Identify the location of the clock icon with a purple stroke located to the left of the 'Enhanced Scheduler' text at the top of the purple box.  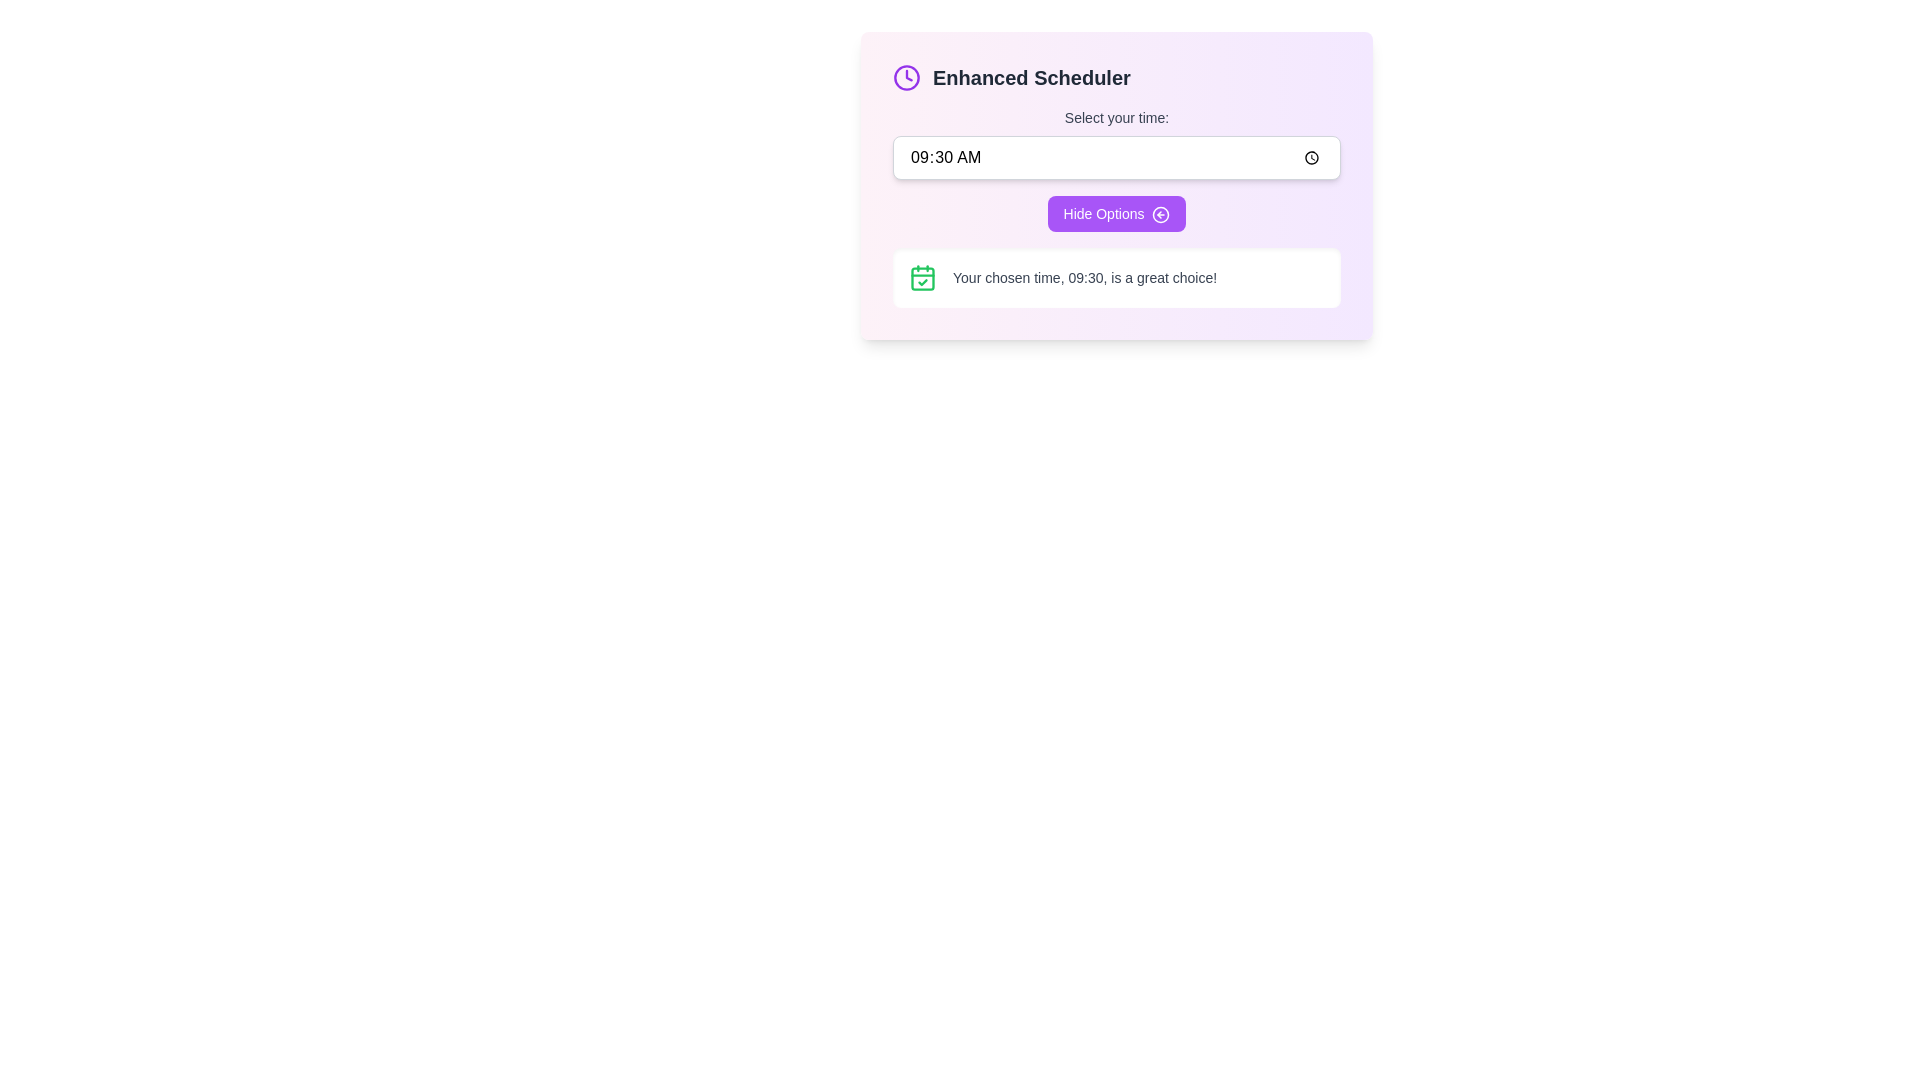
(906, 76).